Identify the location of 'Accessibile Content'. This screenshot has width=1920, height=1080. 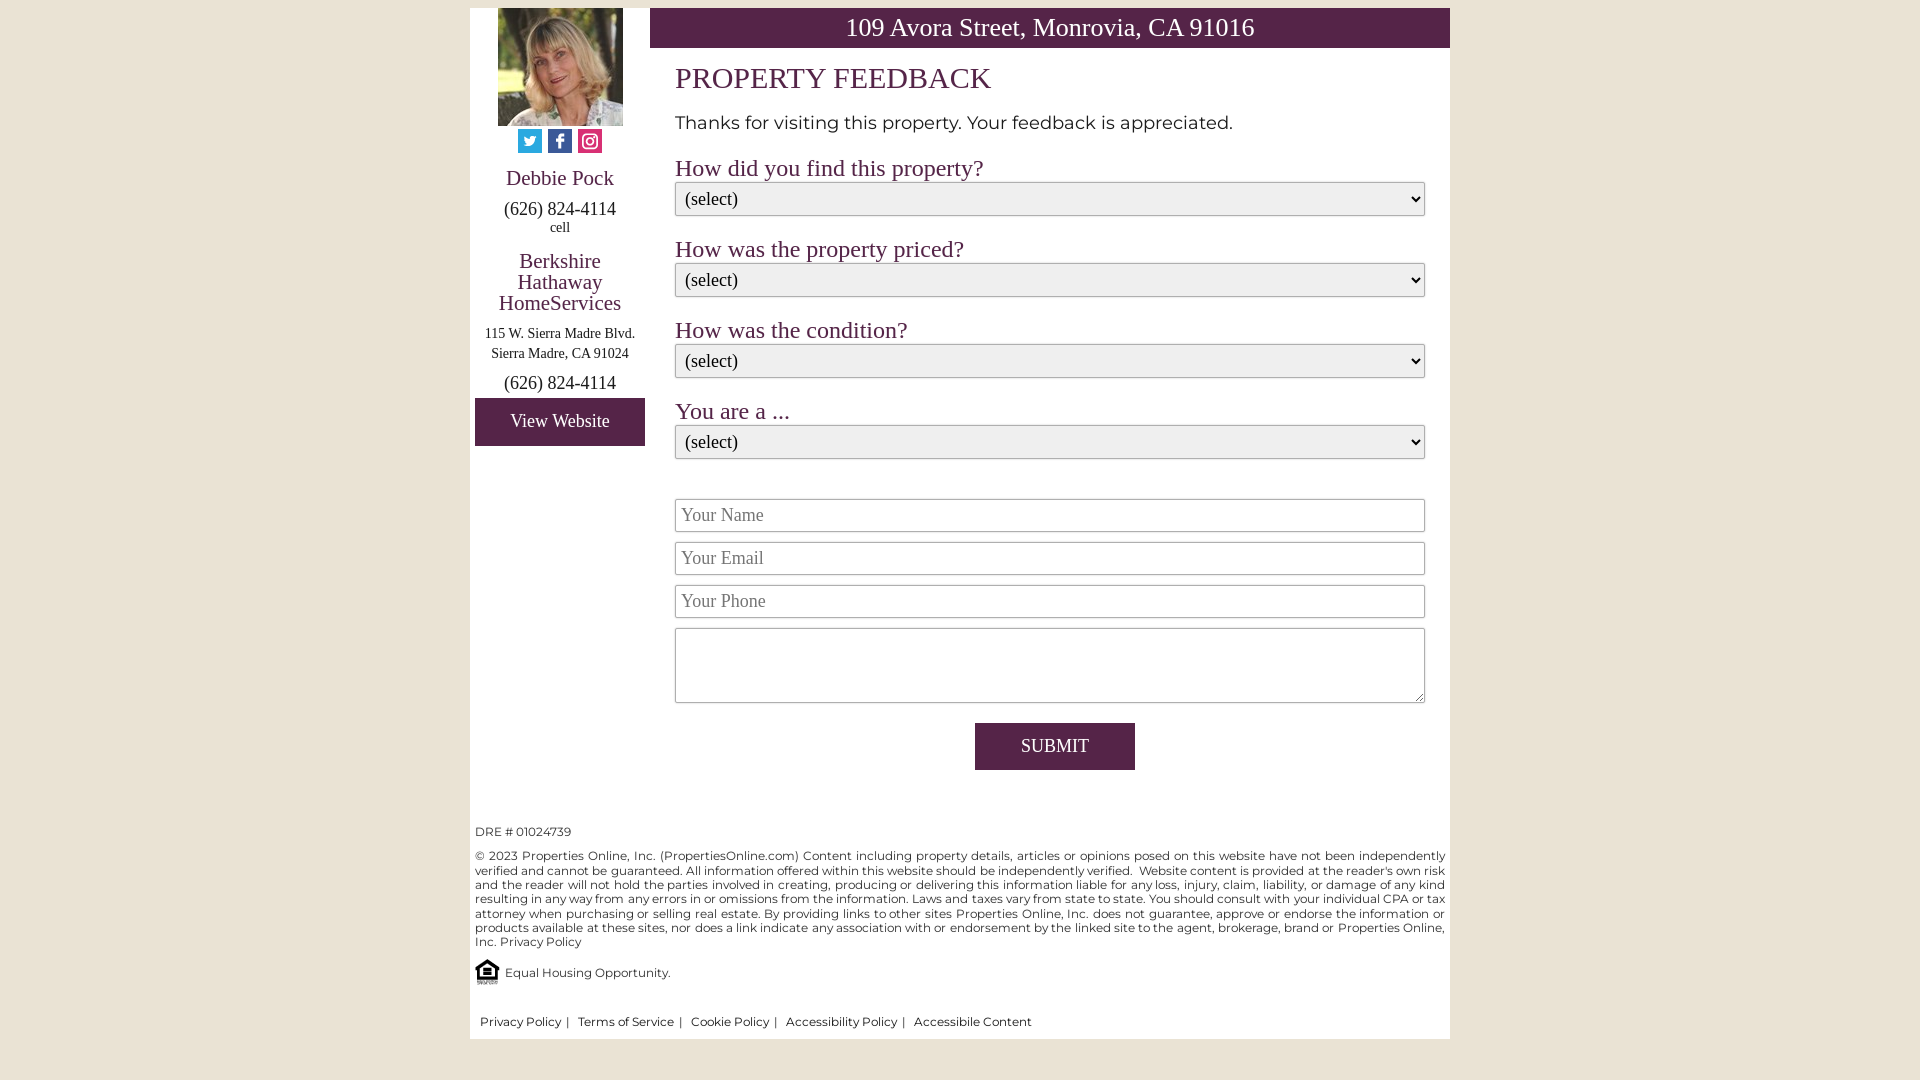
(973, 1021).